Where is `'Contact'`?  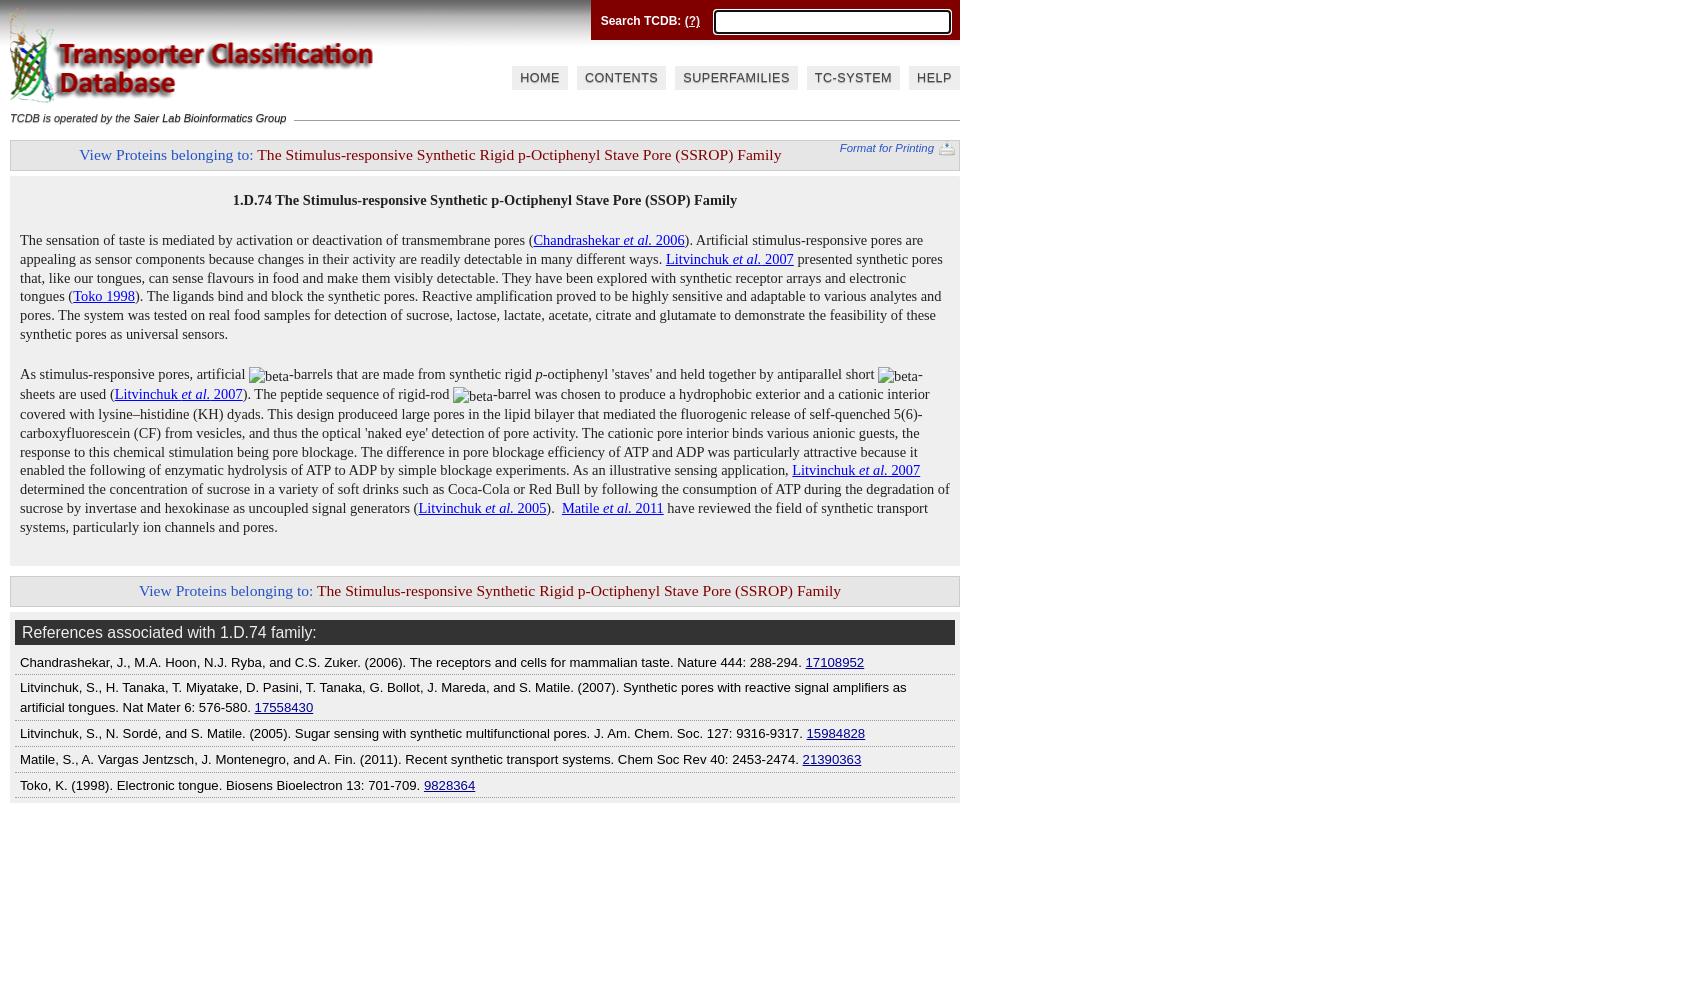 'Contact' is located at coordinates (531, 13).